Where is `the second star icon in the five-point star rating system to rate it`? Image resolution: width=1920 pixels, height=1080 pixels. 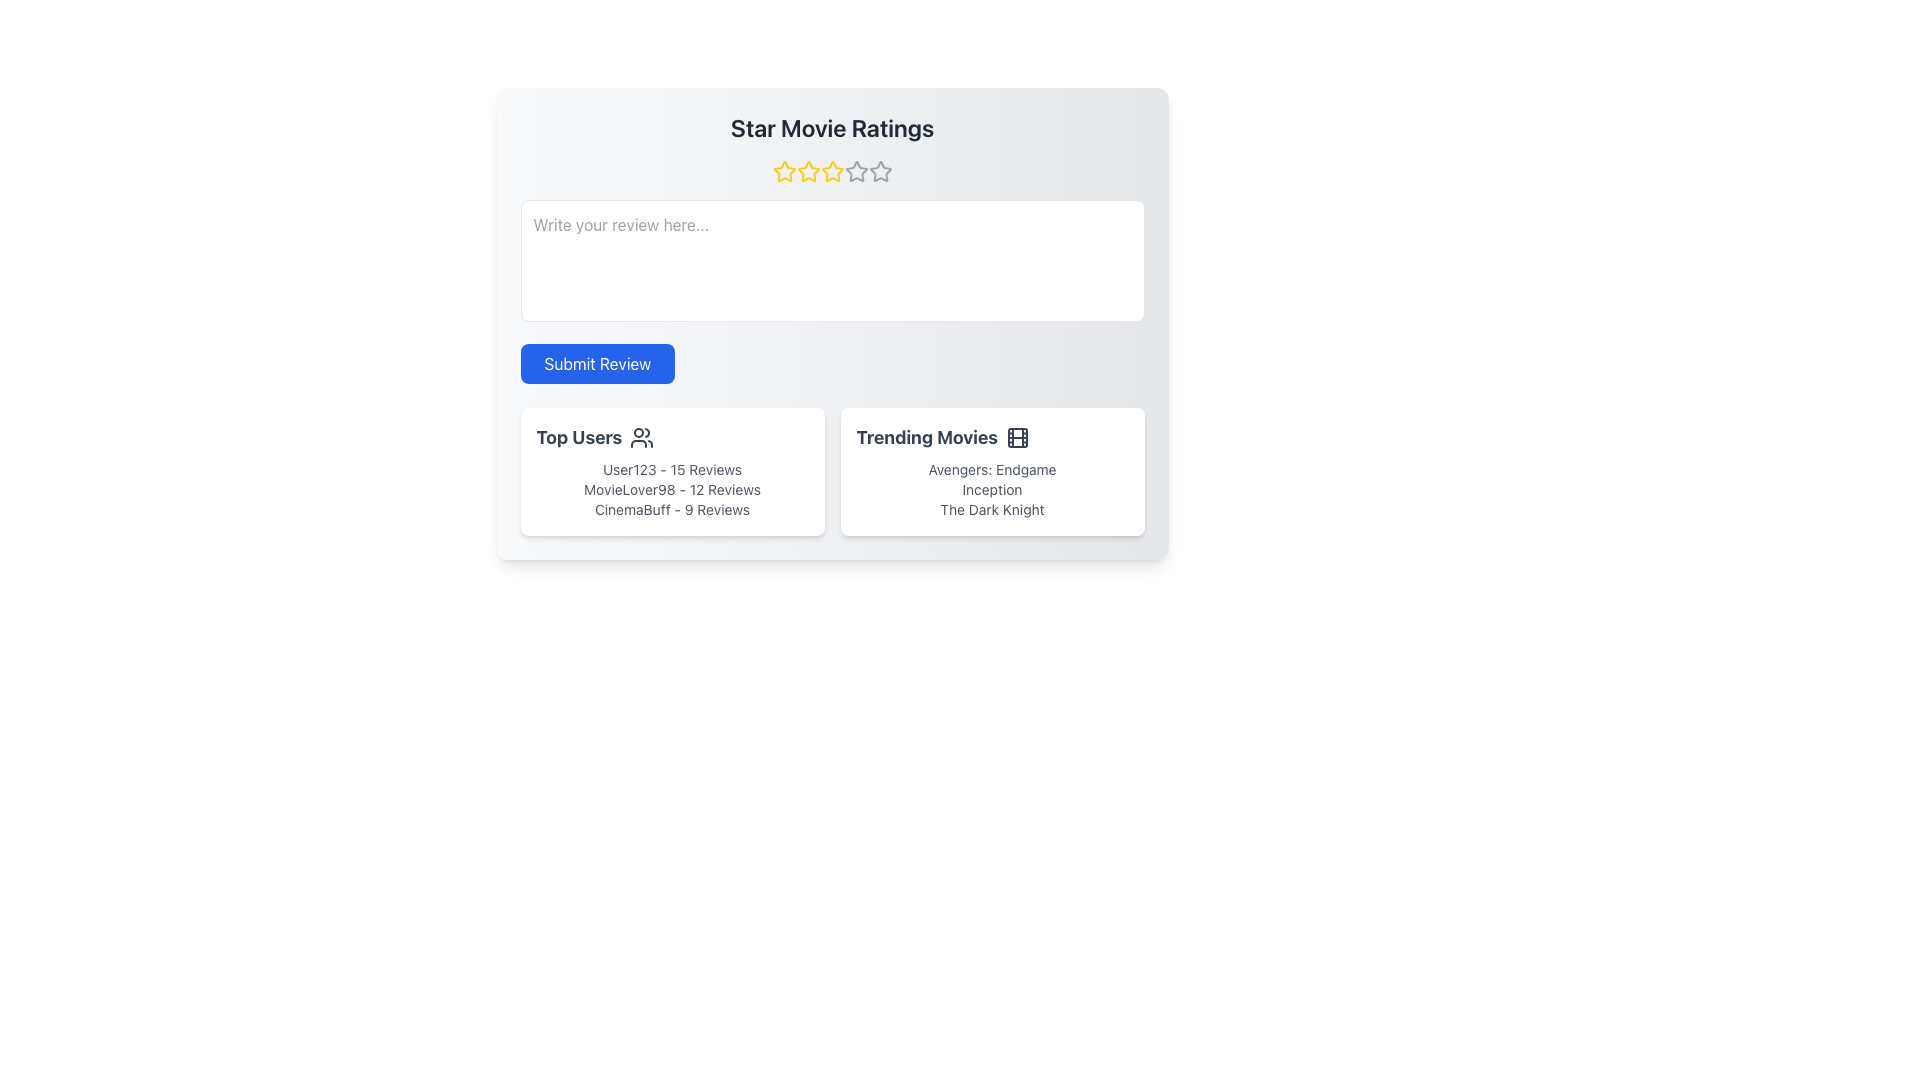 the second star icon in the five-point star rating system to rate it is located at coordinates (832, 170).